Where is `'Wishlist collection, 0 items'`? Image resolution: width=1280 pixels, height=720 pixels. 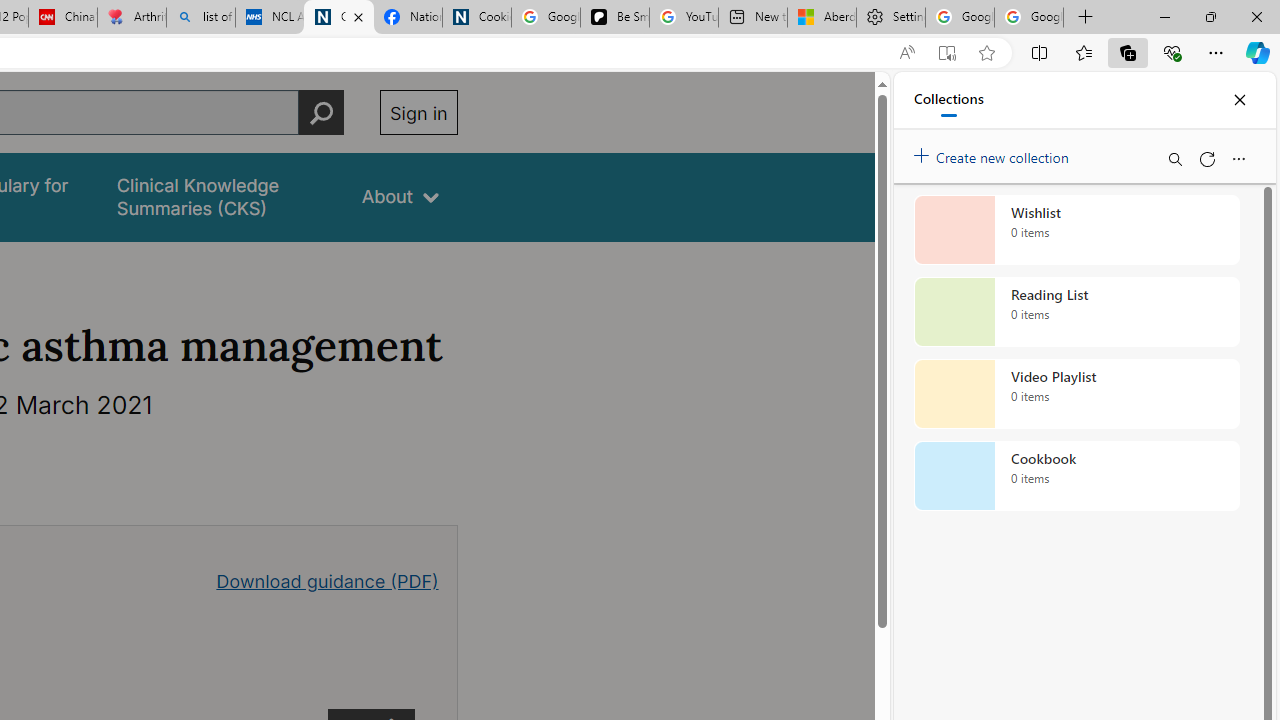
'Wishlist collection, 0 items' is located at coordinates (1076, 229).